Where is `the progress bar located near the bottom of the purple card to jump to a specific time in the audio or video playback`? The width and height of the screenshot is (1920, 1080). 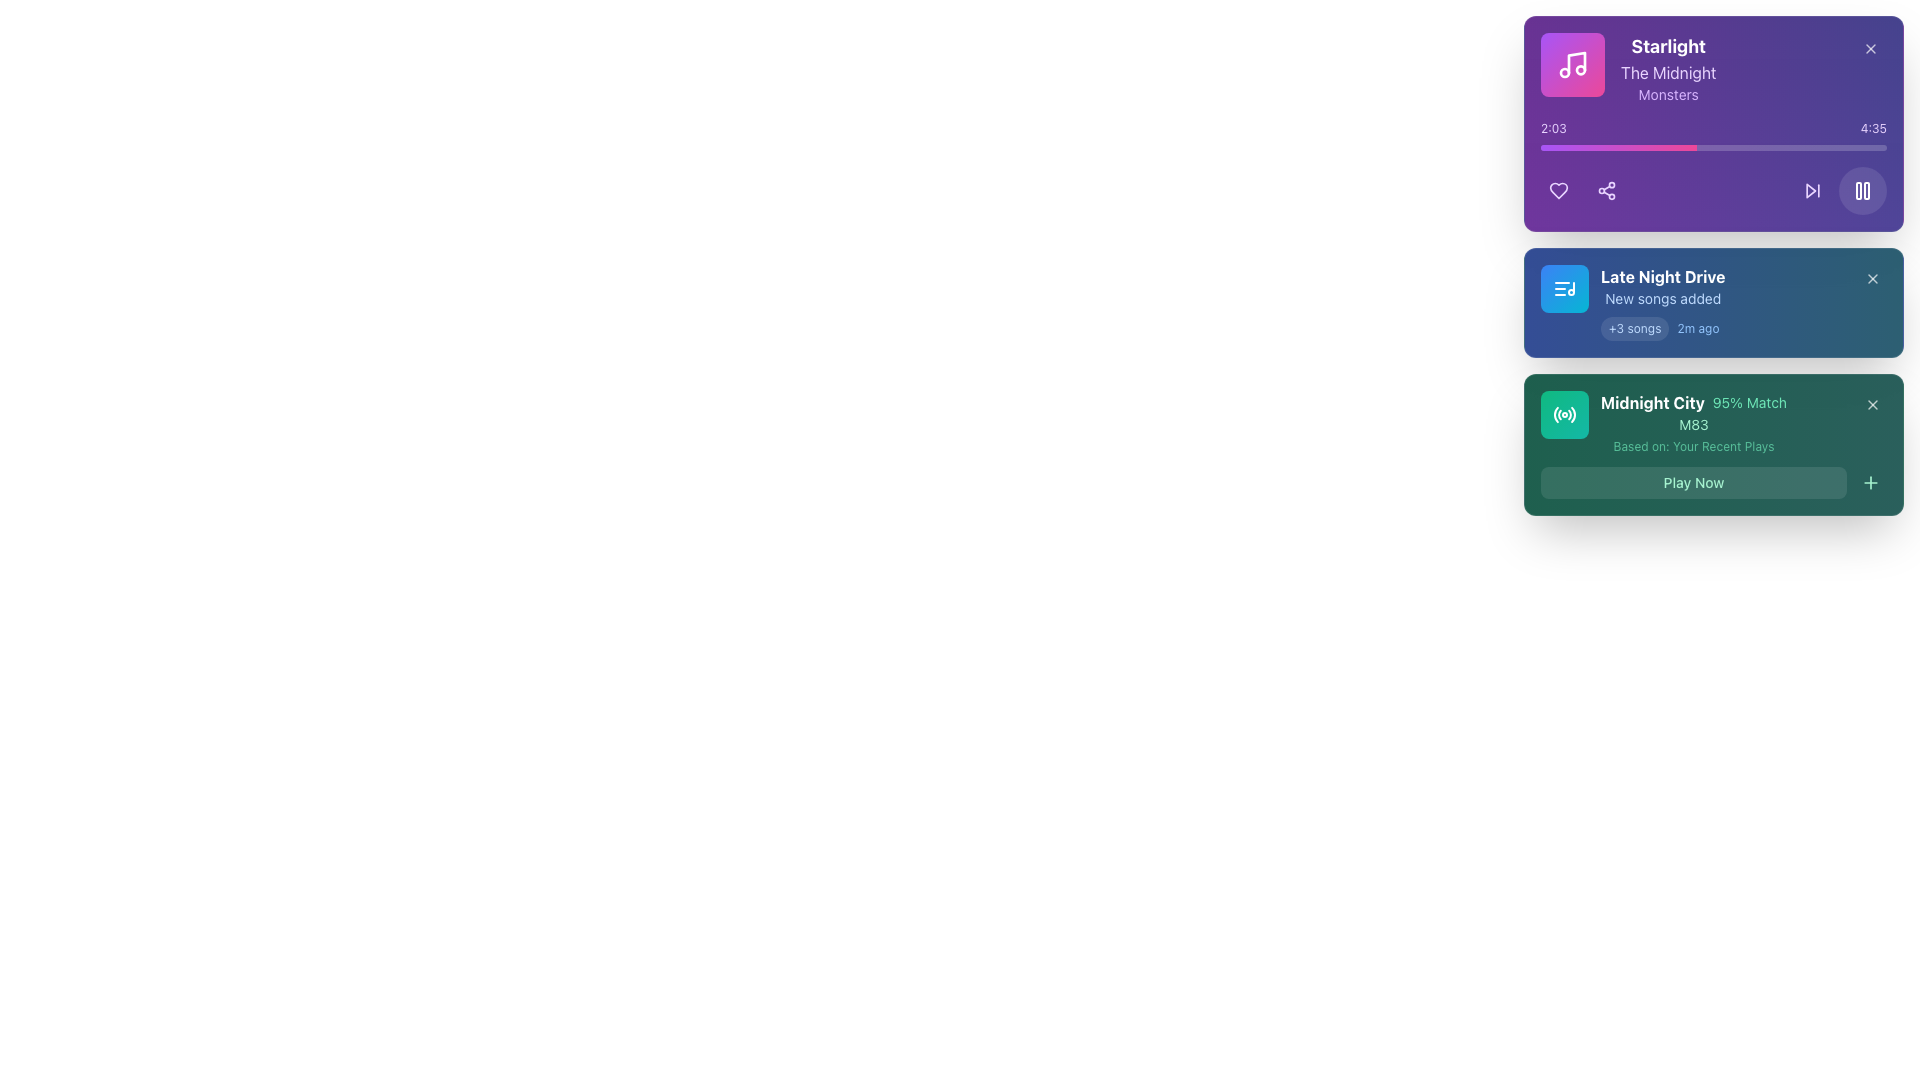 the progress bar located near the bottom of the purple card to jump to a specific time in the audio or video playback is located at coordinates (1712, 135).